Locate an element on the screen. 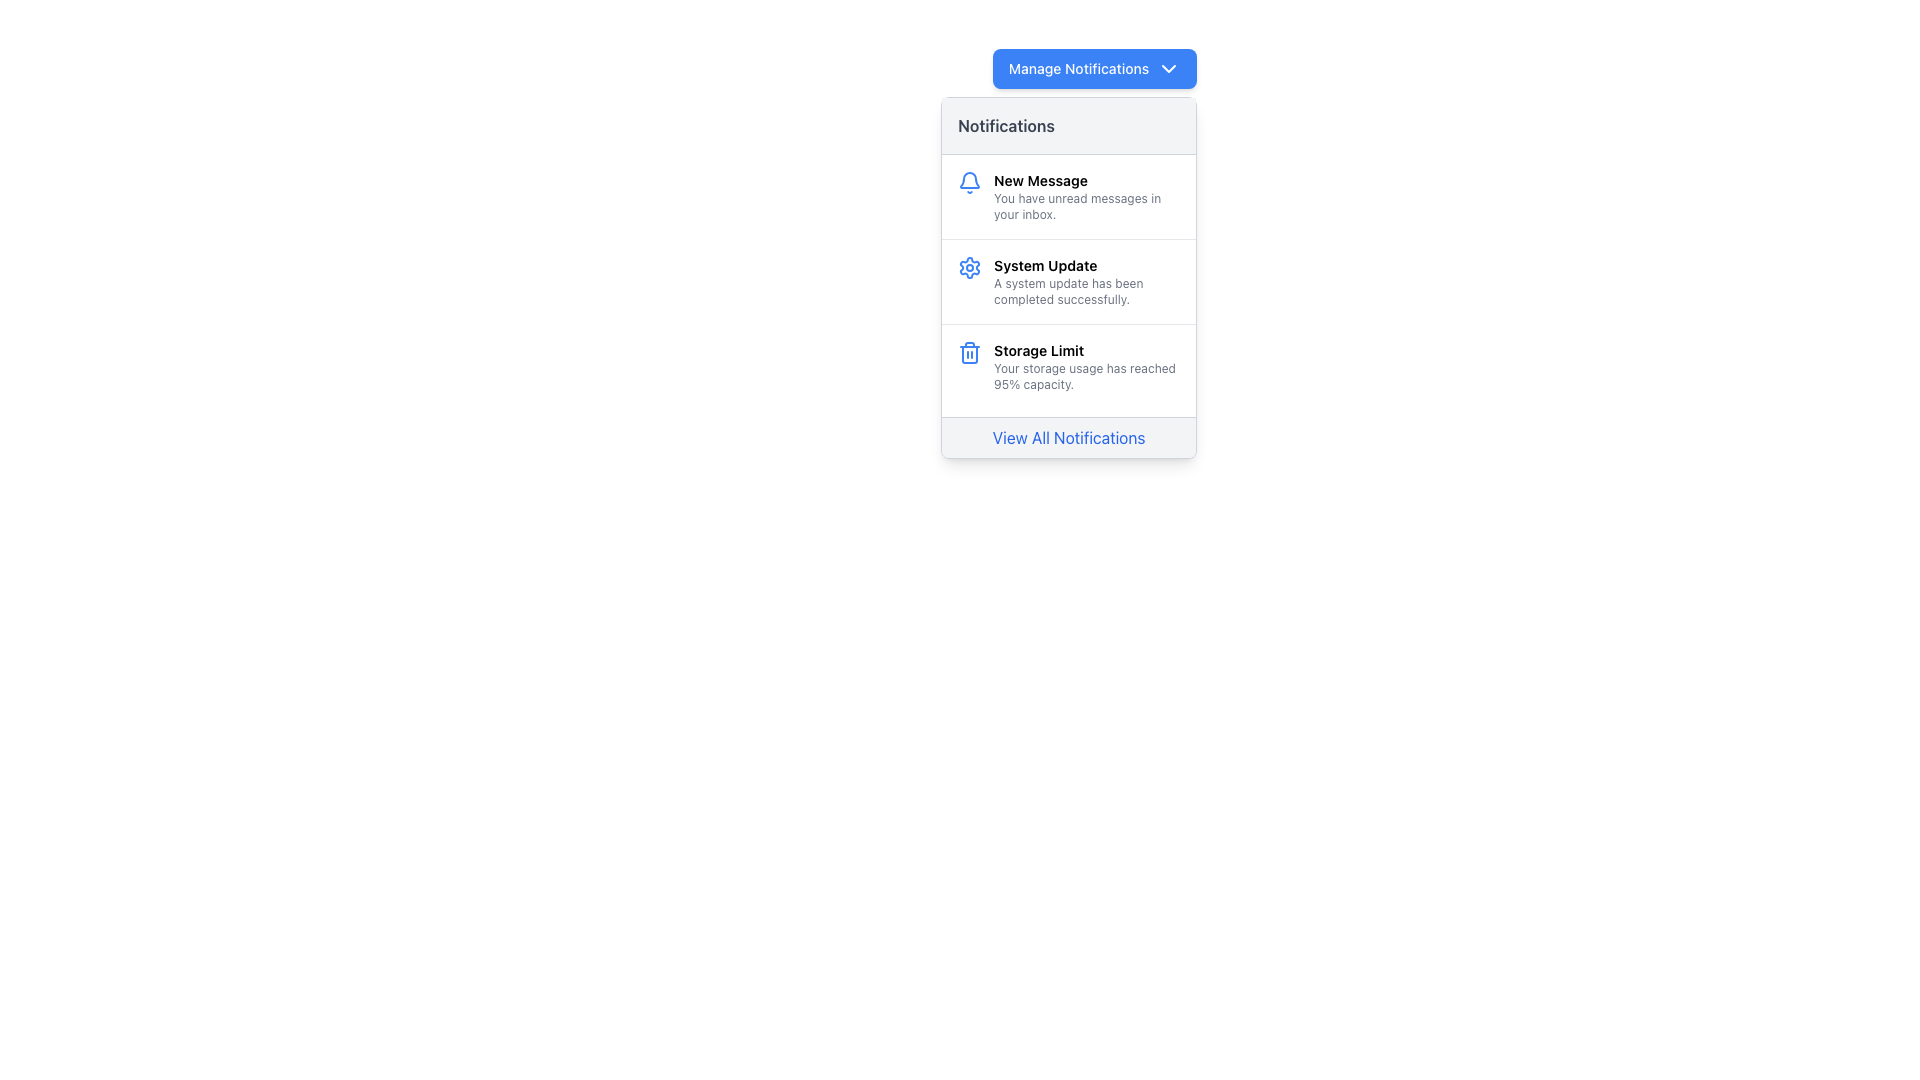 Image resolution: width=1920 pixels, height=1080 pixels. the second notification block titled 'System Update' which contains the message 'A system update has been completed successfully.' is located at coordinates (1086, 281).